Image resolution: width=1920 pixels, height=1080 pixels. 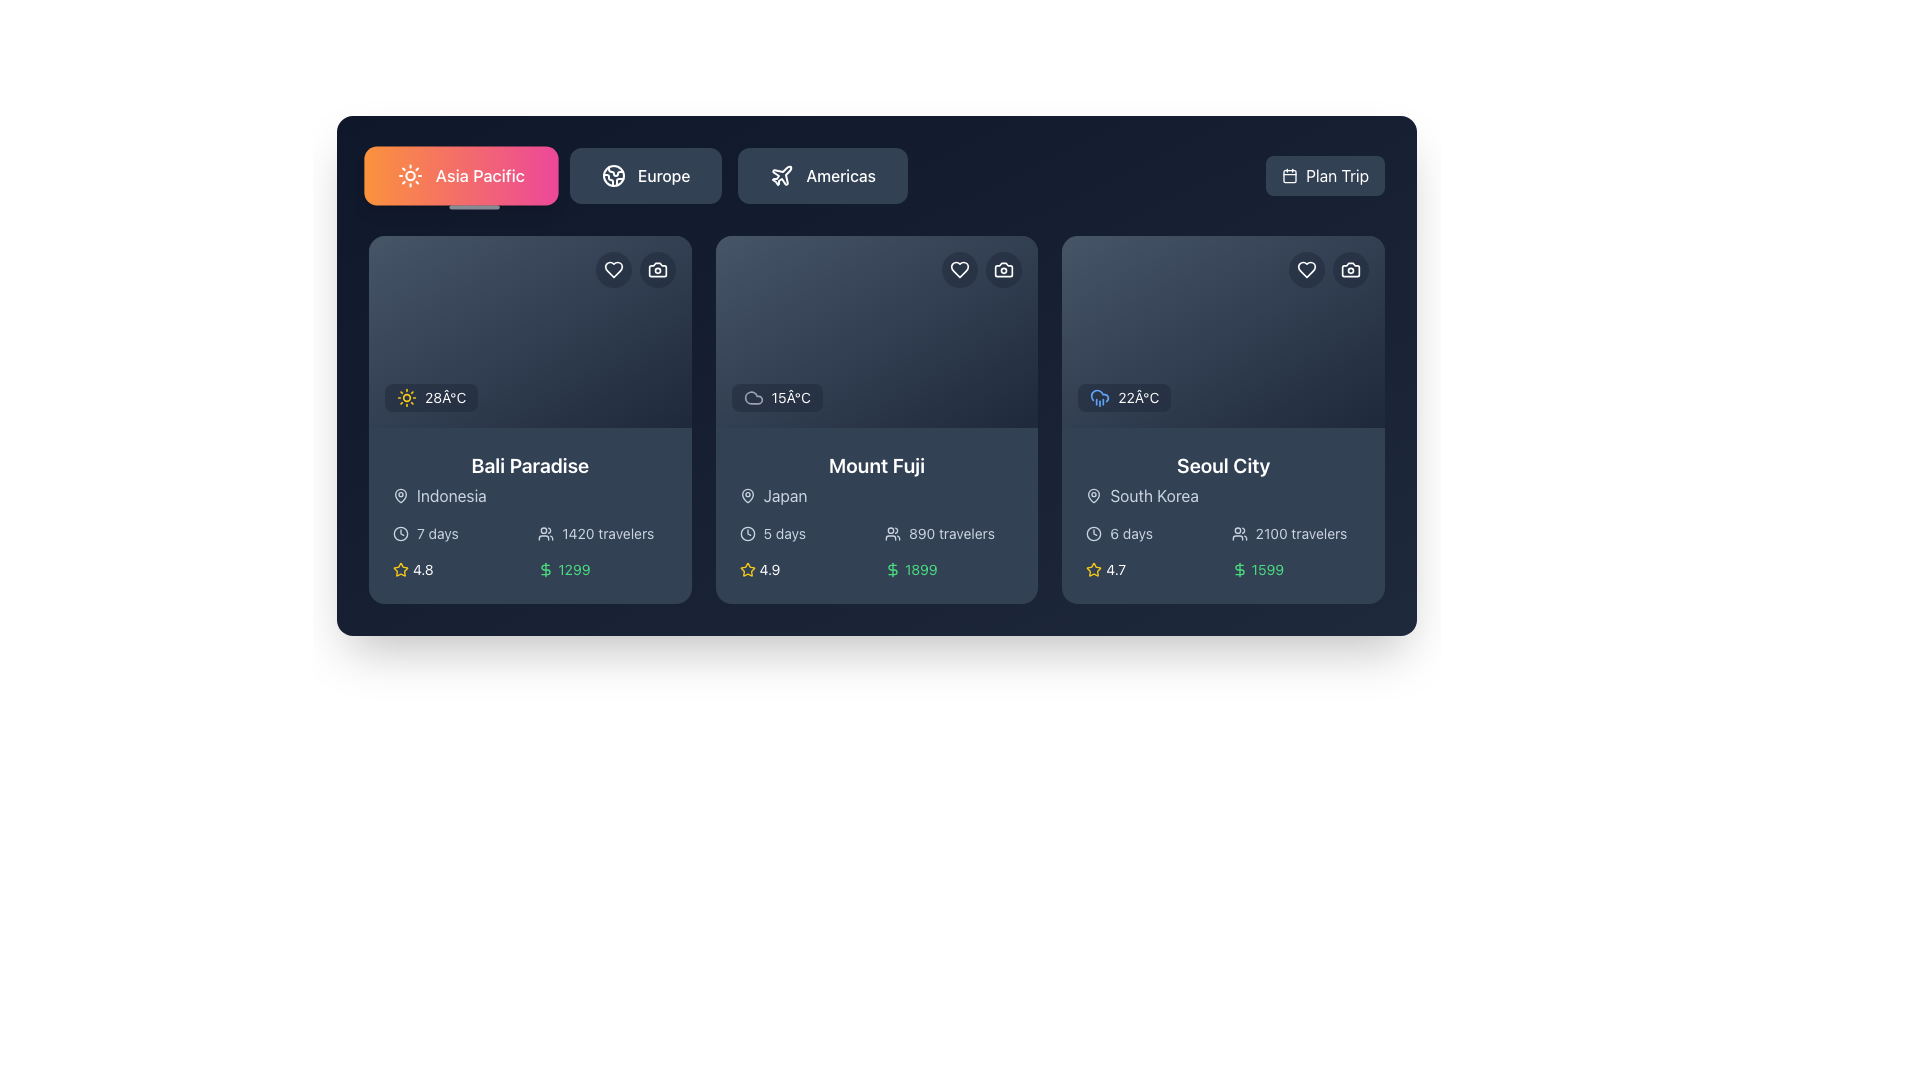 What do you see at coordinates (480, 175) in the screenshot?
I see `text label displaying 'Asia Pacific', which is styled in white font and located at the top-left section of the interface within a gradient background` at bounding box center [480, 175].